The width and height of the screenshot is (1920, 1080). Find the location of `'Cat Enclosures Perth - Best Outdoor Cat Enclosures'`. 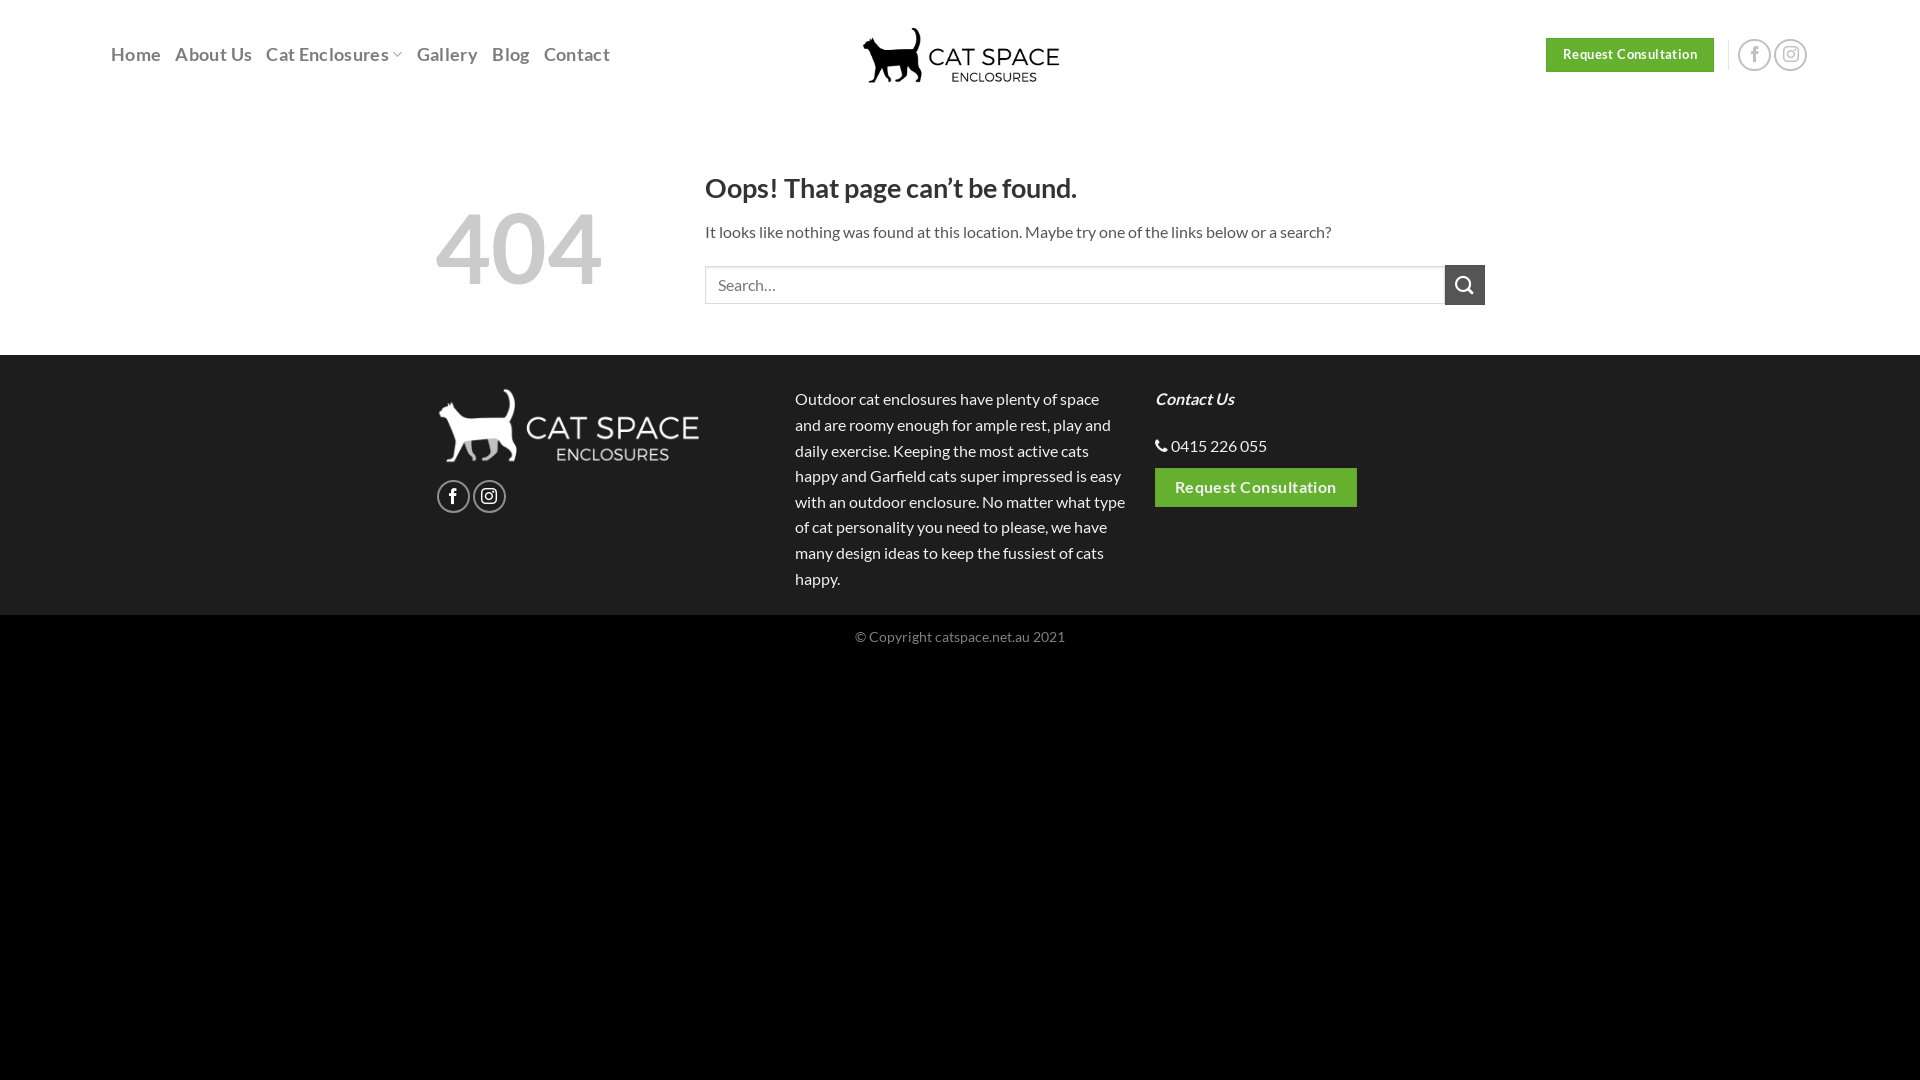

'Cat Enclosures Perth - Best Outdoor Cat Enclosures' is located at coordinates (960, 53).